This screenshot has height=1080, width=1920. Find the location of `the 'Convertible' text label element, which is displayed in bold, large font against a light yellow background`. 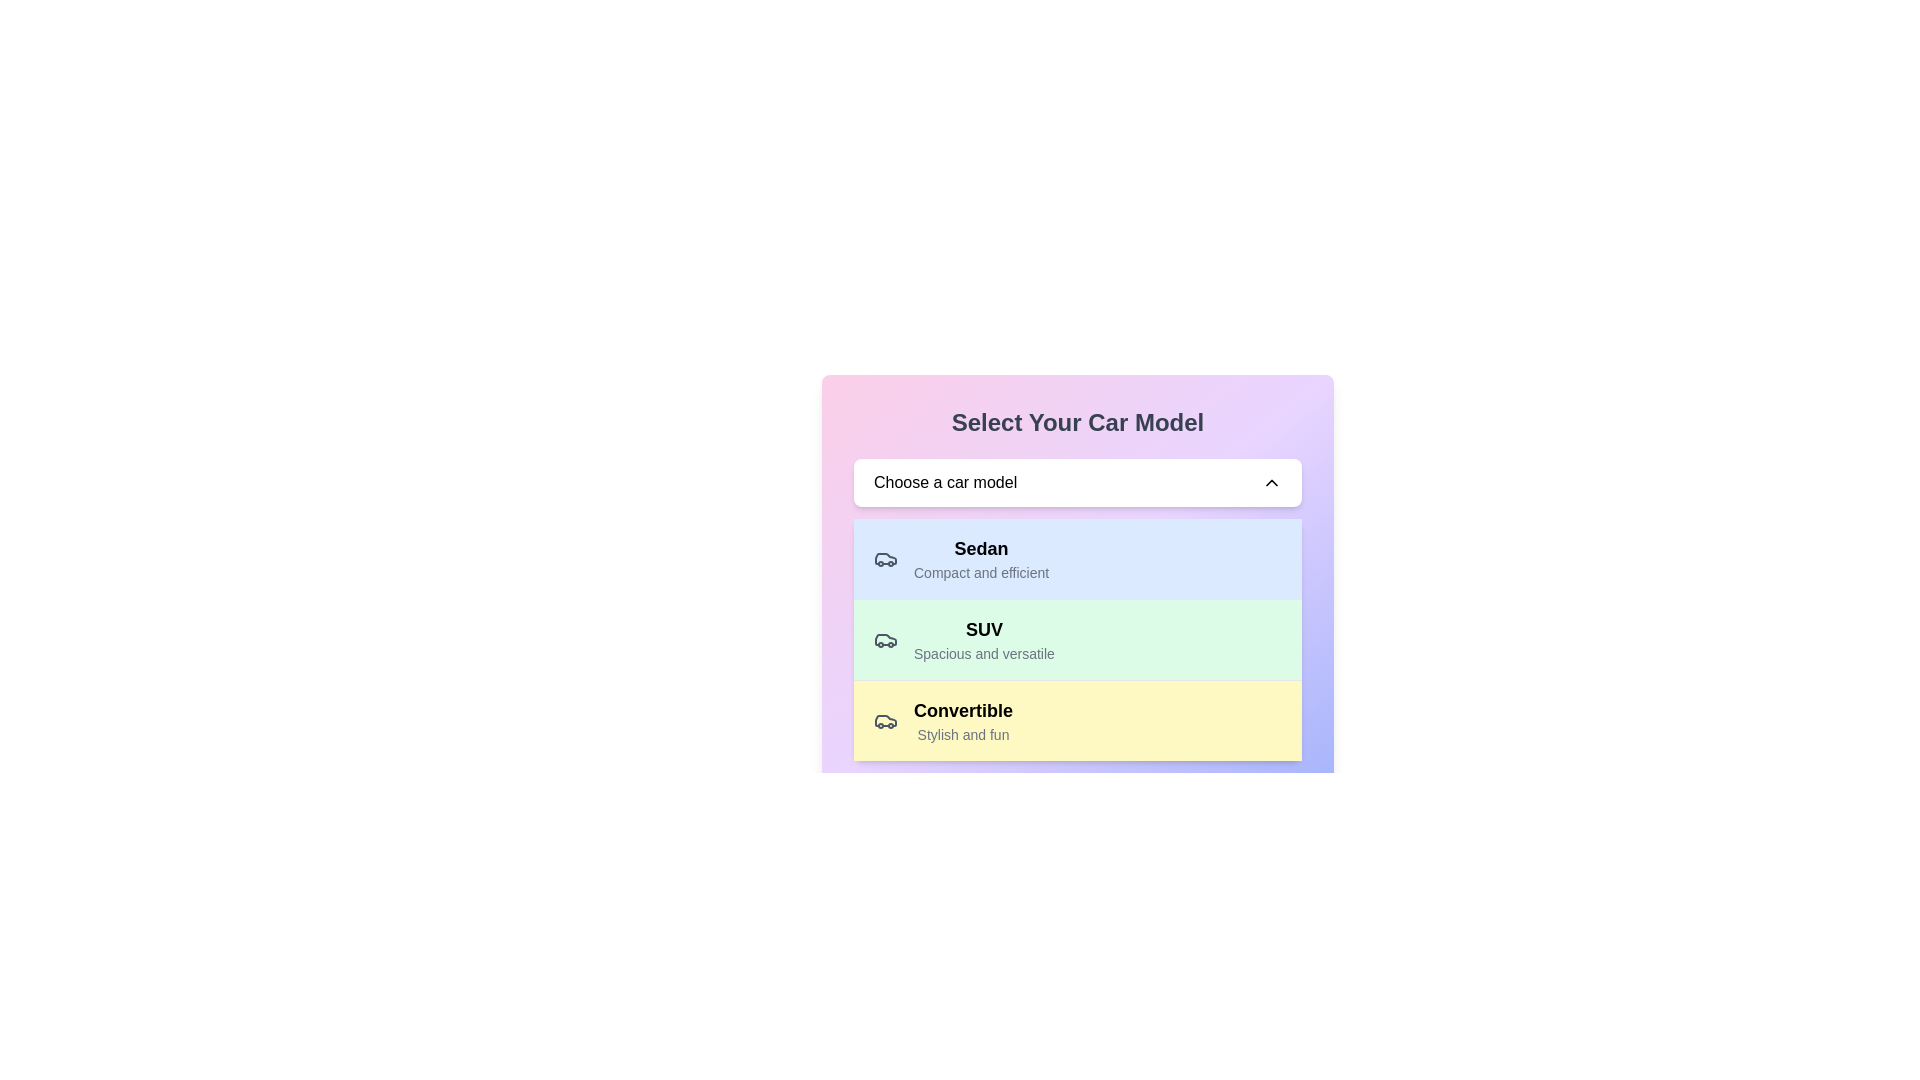

the 'Convertible' text label element, which is displayed in bold, large font against a light yellow background is located at coordinates (963, 709).